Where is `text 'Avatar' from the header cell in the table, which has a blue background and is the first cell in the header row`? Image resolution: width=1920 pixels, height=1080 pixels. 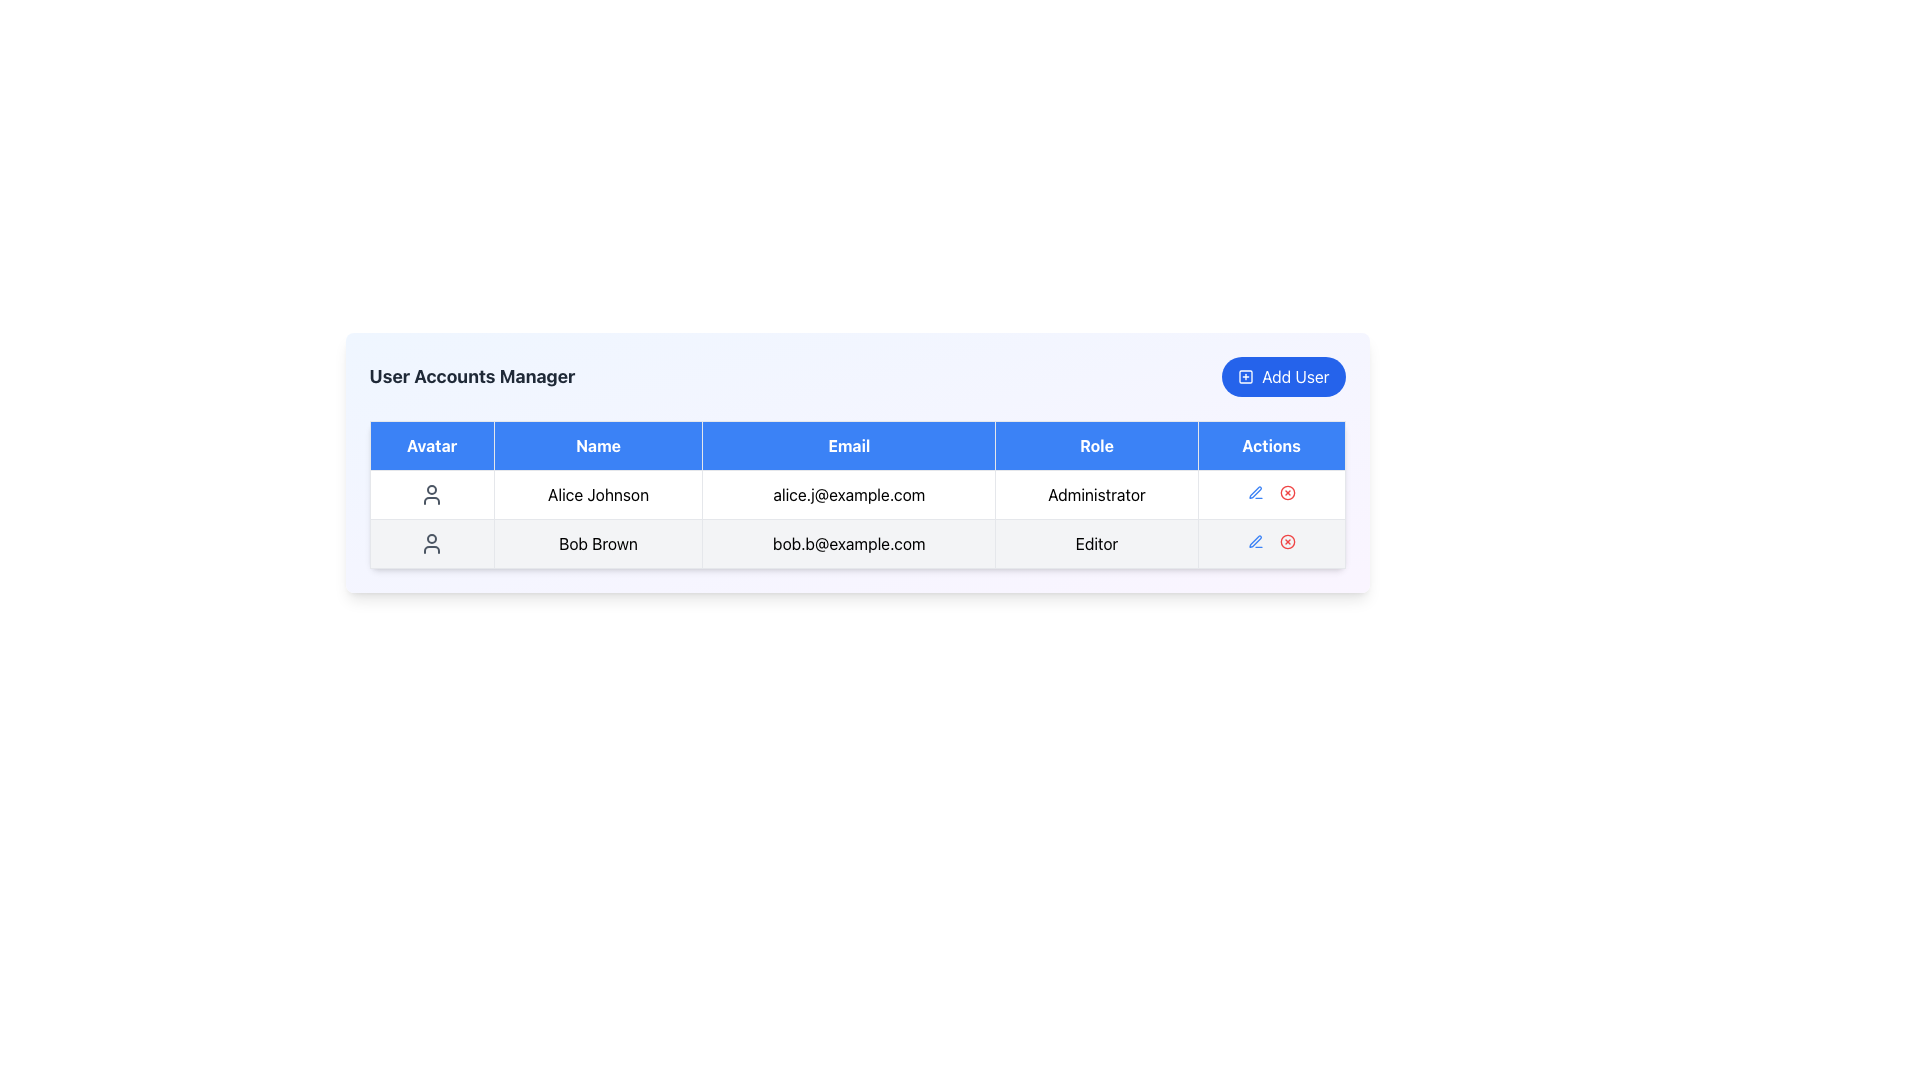 text 'Avatar' from the header cell in the table, which has a blue background and is the first cell in the header row is located at coordinates (431, 445).